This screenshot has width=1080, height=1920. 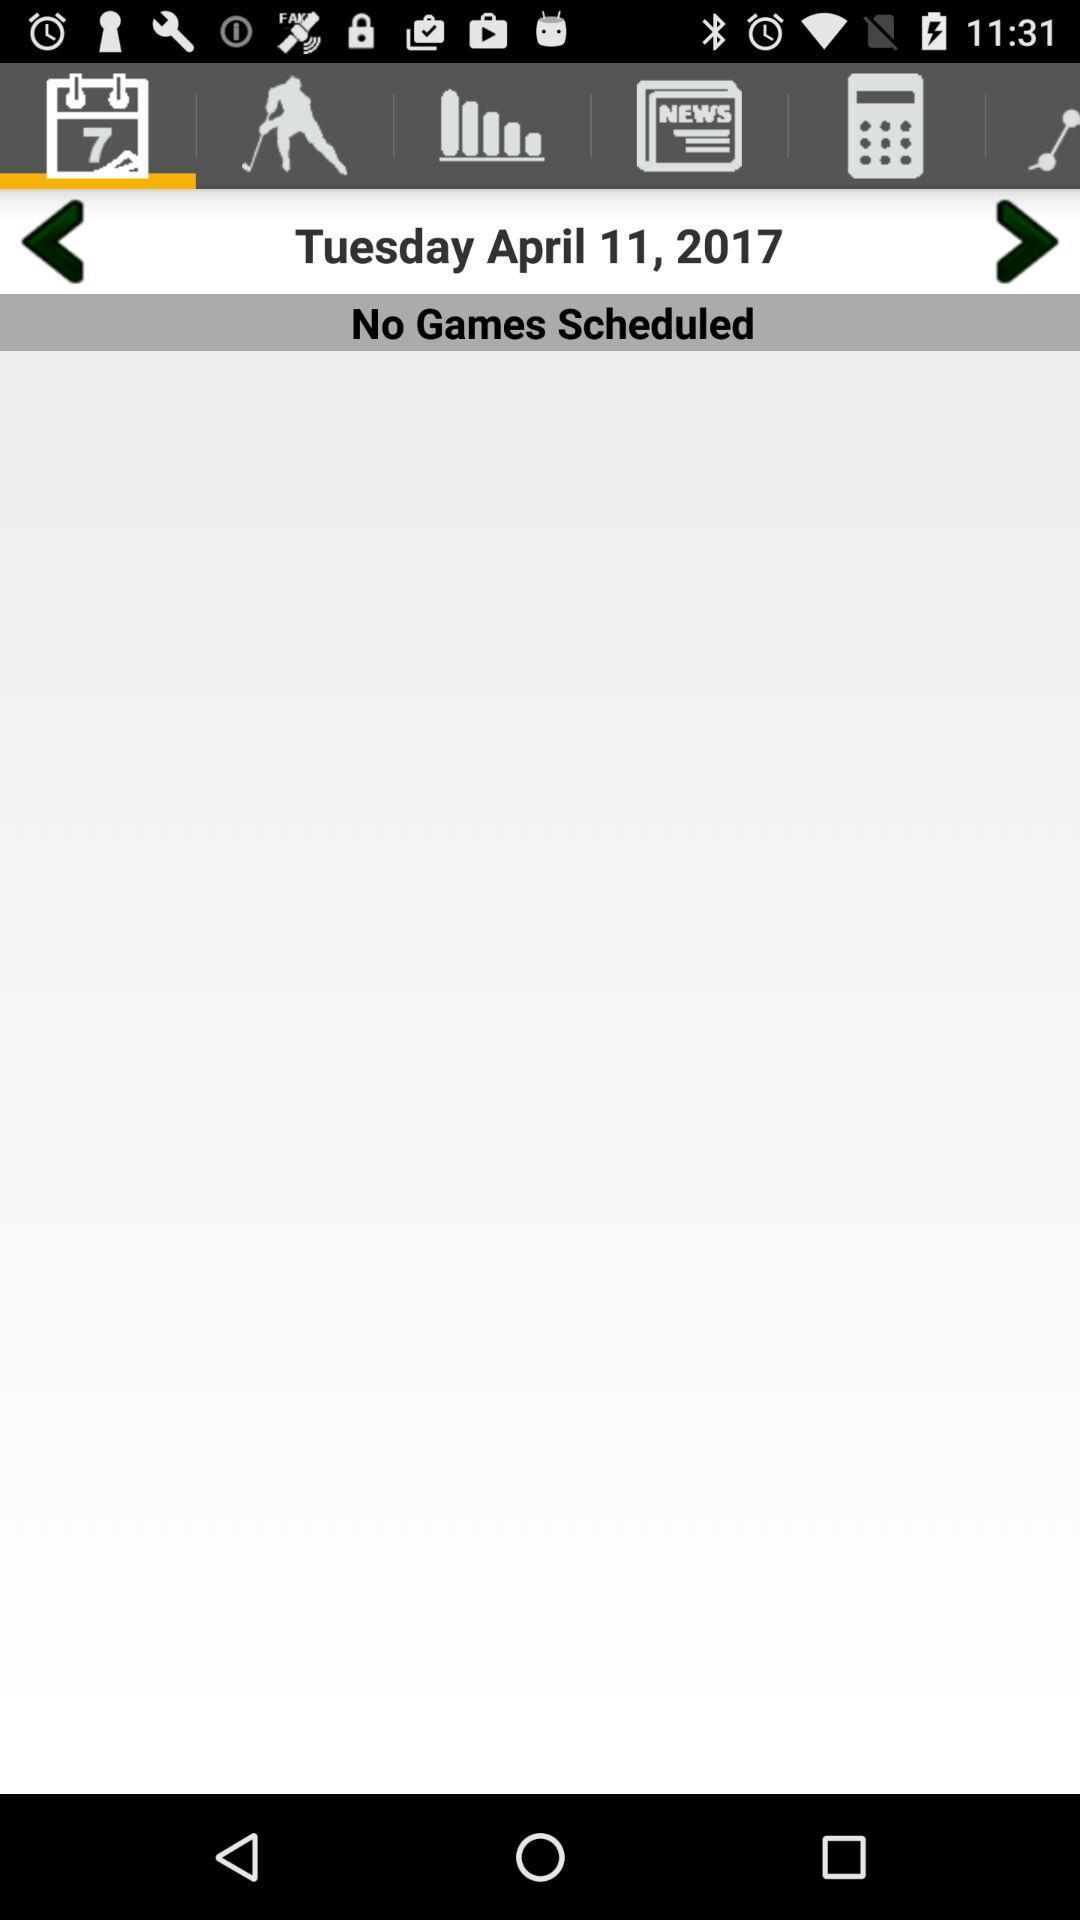 What do you see at coordinates (51, 257) in the screenshot?
I see `the arrow_backward icon` at bounding box center [51, 257].